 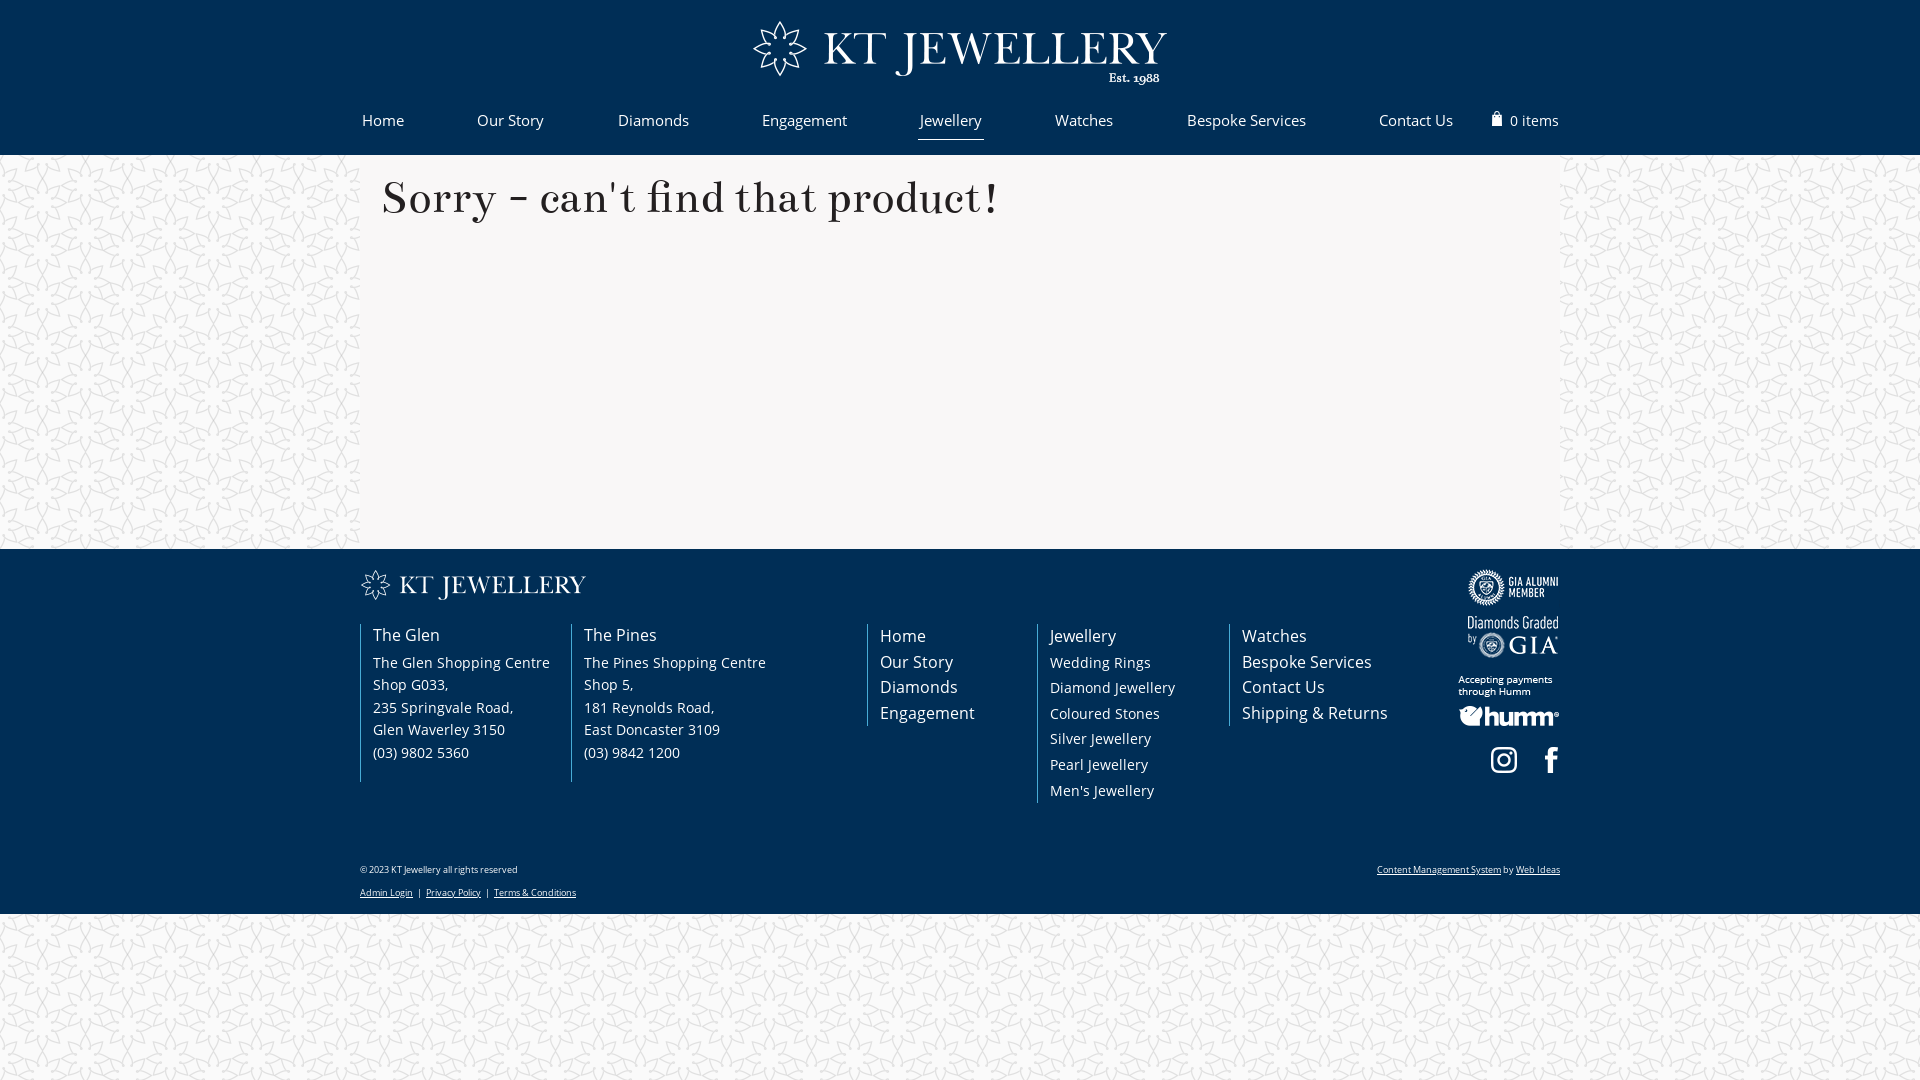 I want to click on 'Web Ideas', so click(x=1536, y=868).